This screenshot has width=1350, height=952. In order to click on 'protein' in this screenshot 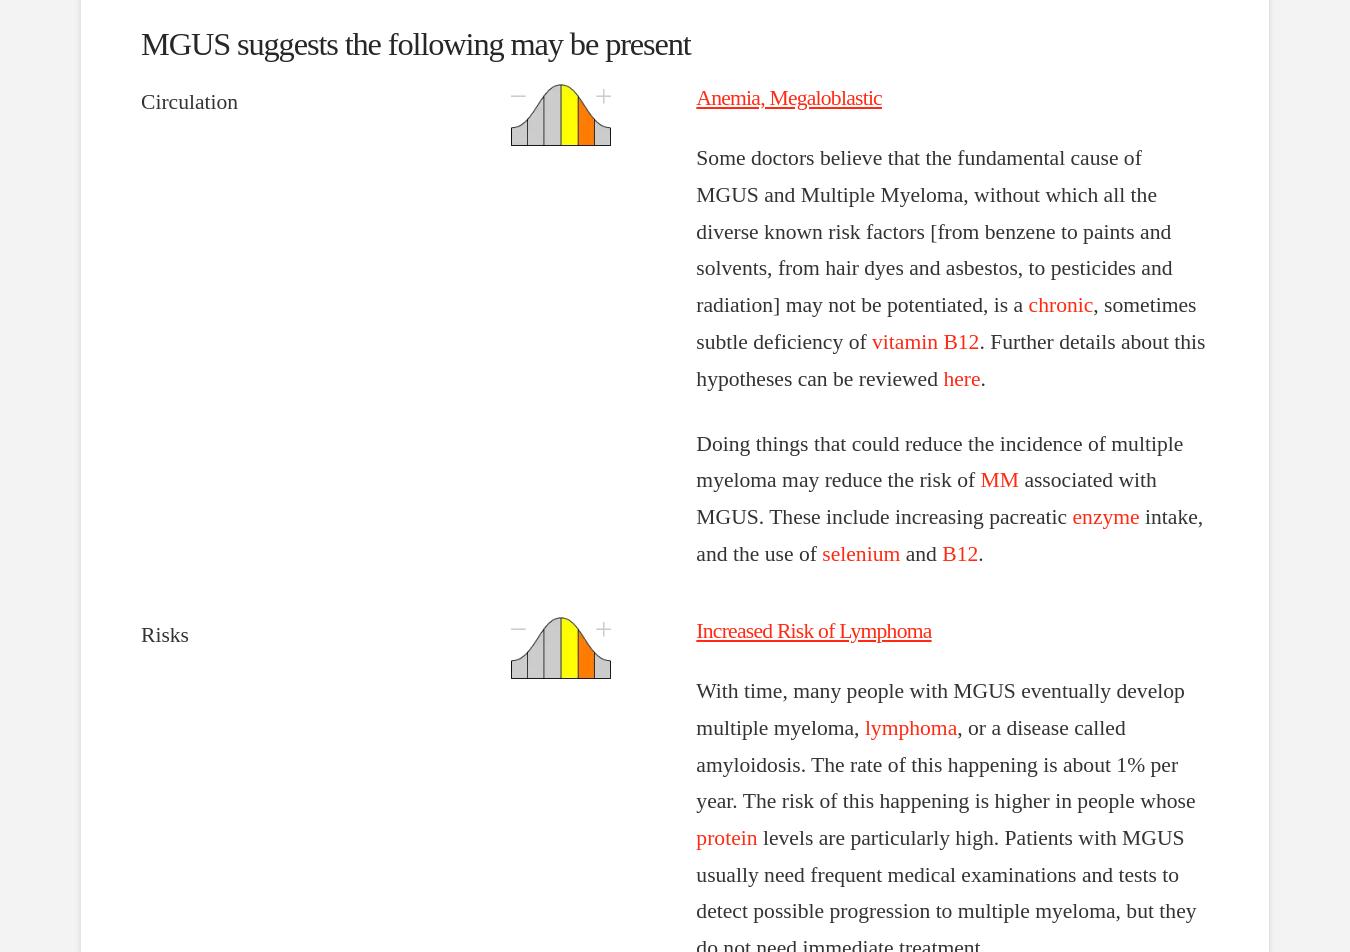, I will do `click(725, 838)`.